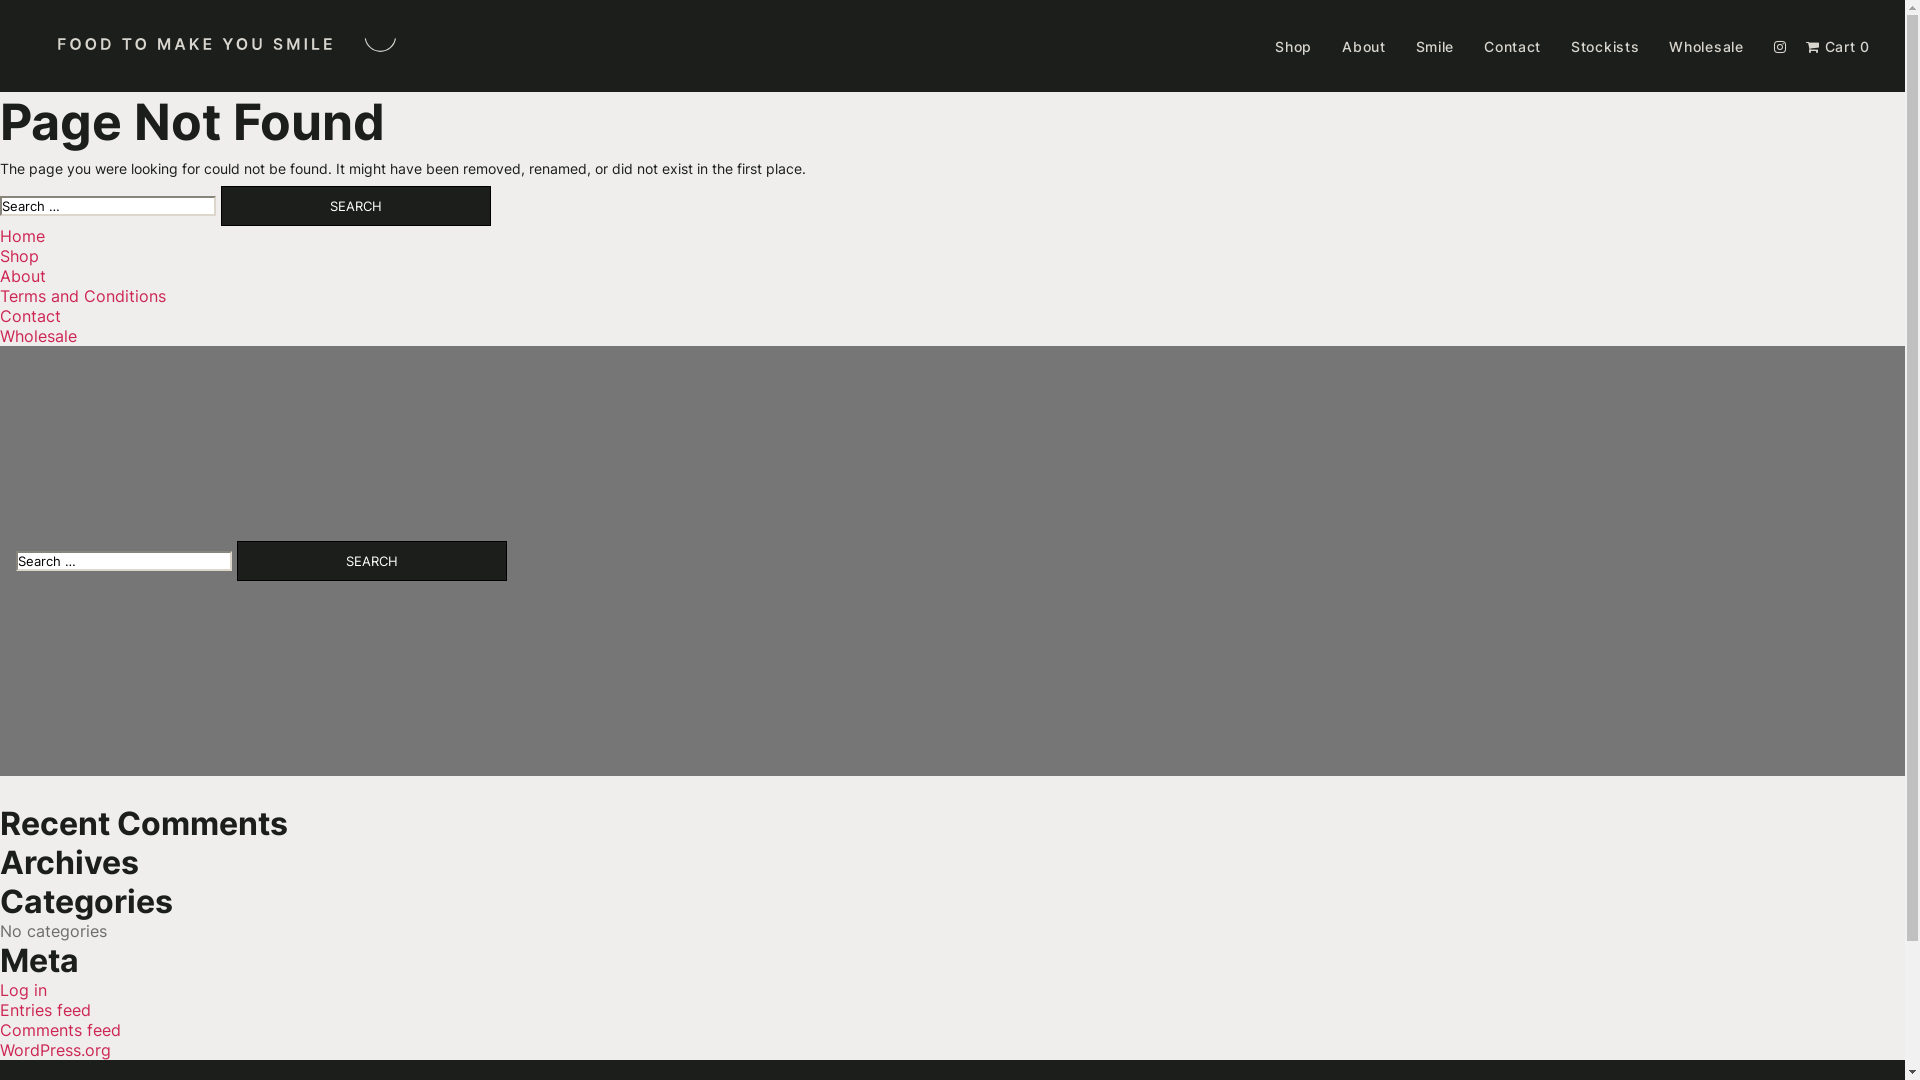 The width and height of the screenshot is (1920, 1080). Describe the element at coordinates (81, 296) in the screenshot. I see `'Terms and Conditions'` at that location.